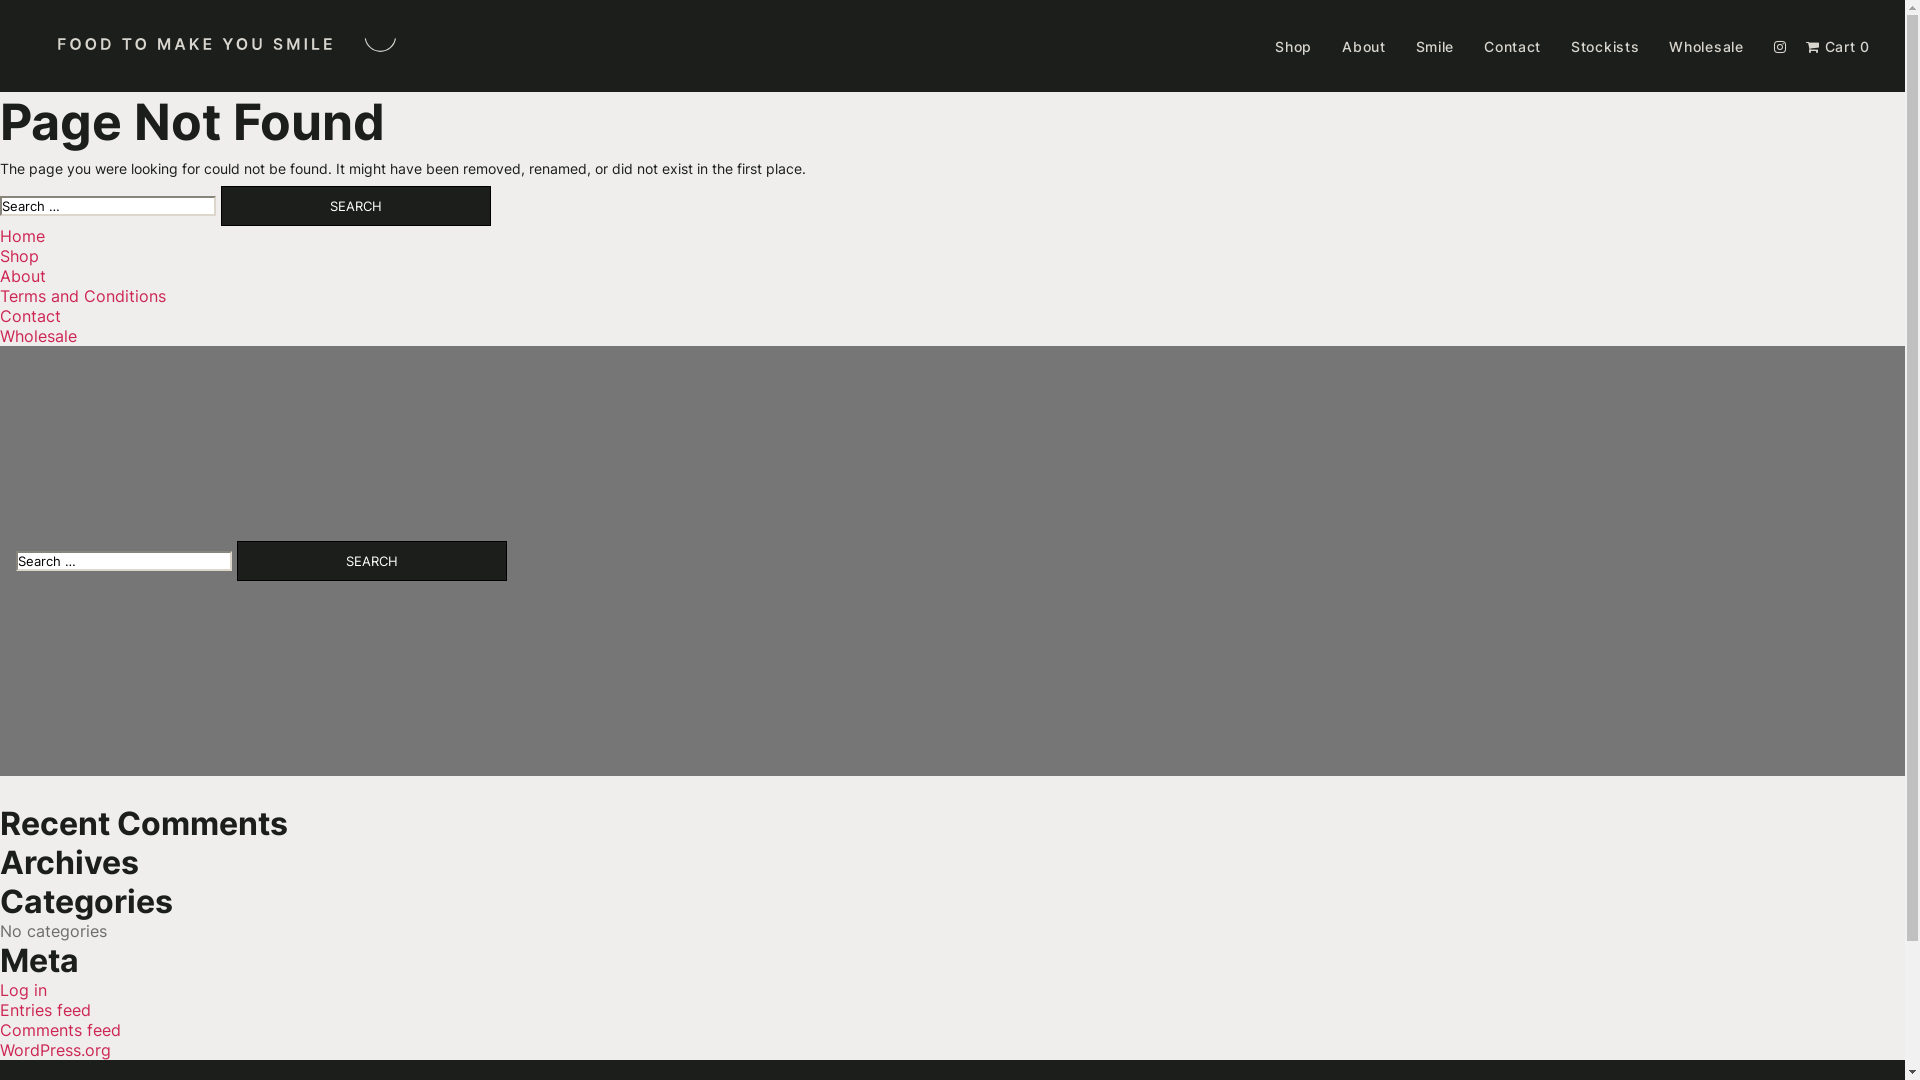 The width and height of the screenshot is (1920, 1080). Describe the element at coordinates (81, 296) in the screenshot. I see `'Terms and Conditions'` at that location.